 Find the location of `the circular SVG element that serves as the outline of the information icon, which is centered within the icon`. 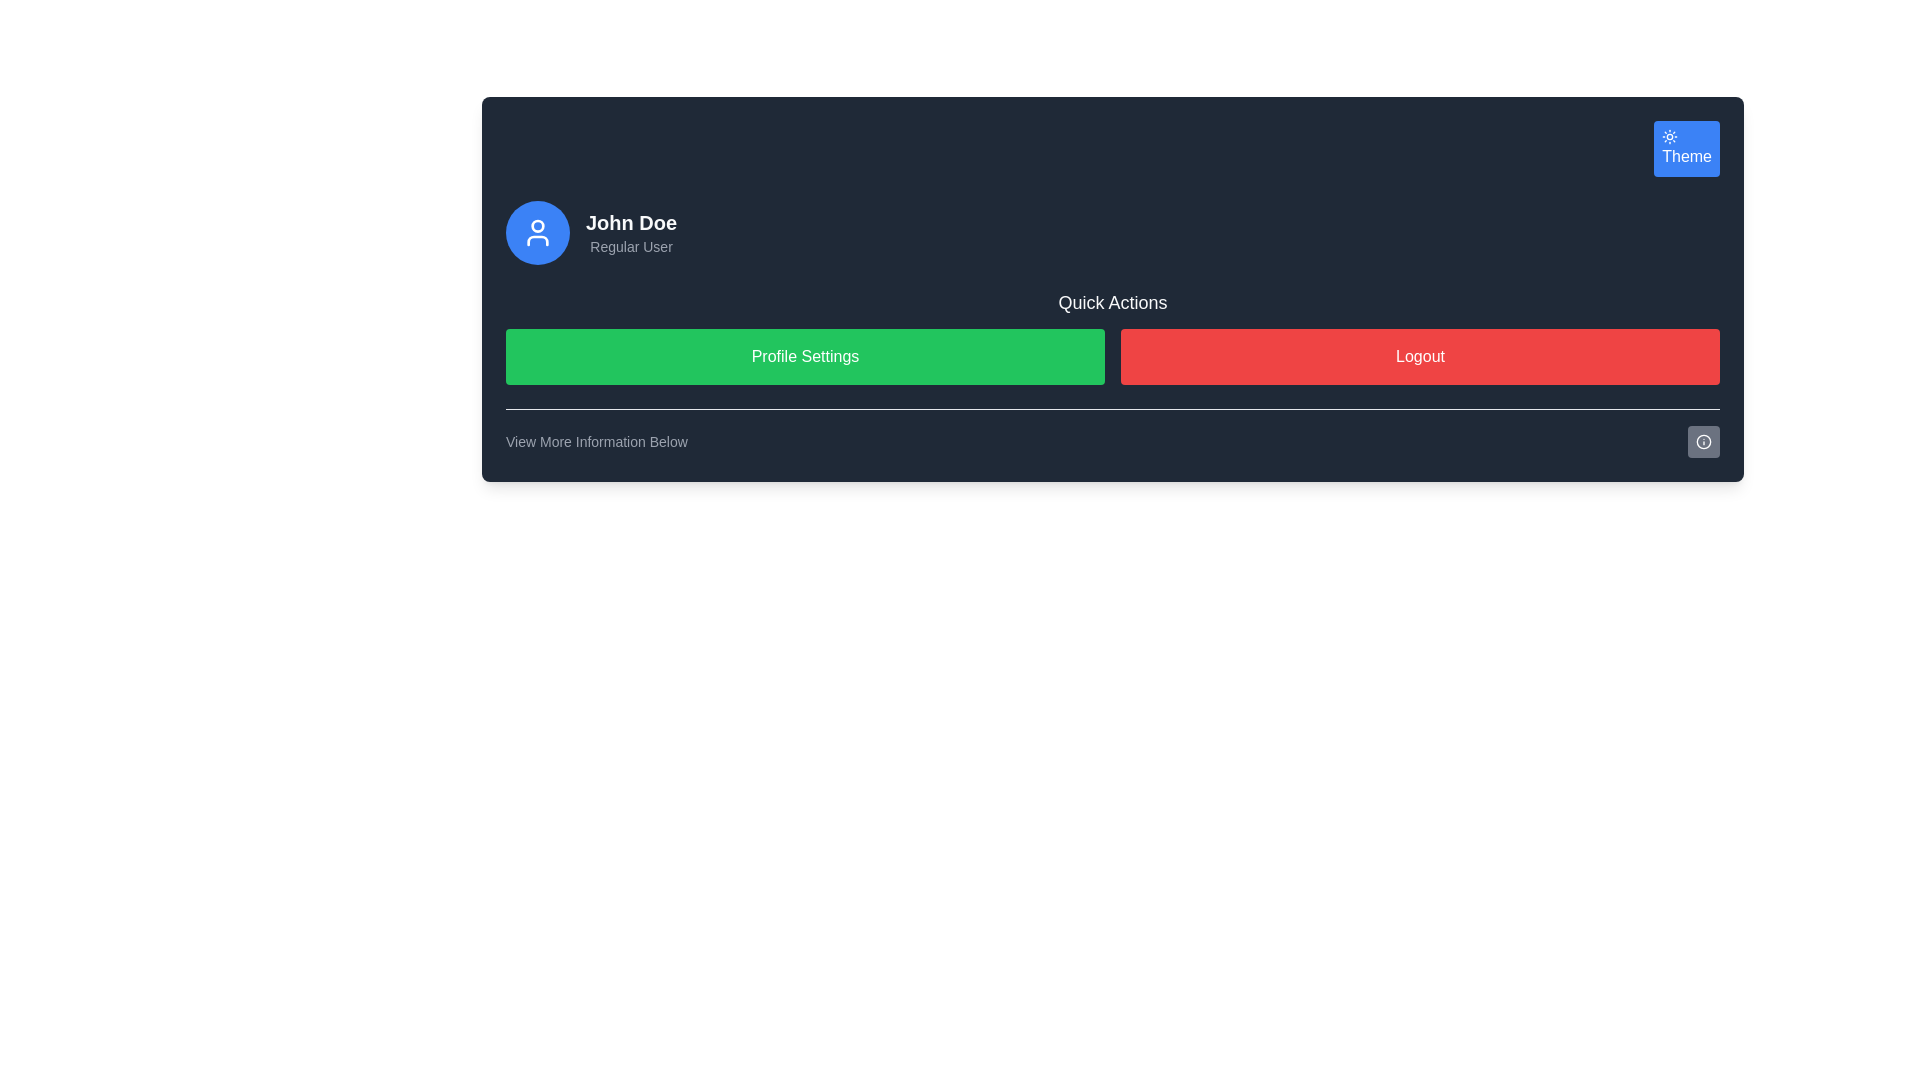

the circular SVG element that serves as the outline of the information icon, which is centered within the icon is located at coordinates (1703, 441).